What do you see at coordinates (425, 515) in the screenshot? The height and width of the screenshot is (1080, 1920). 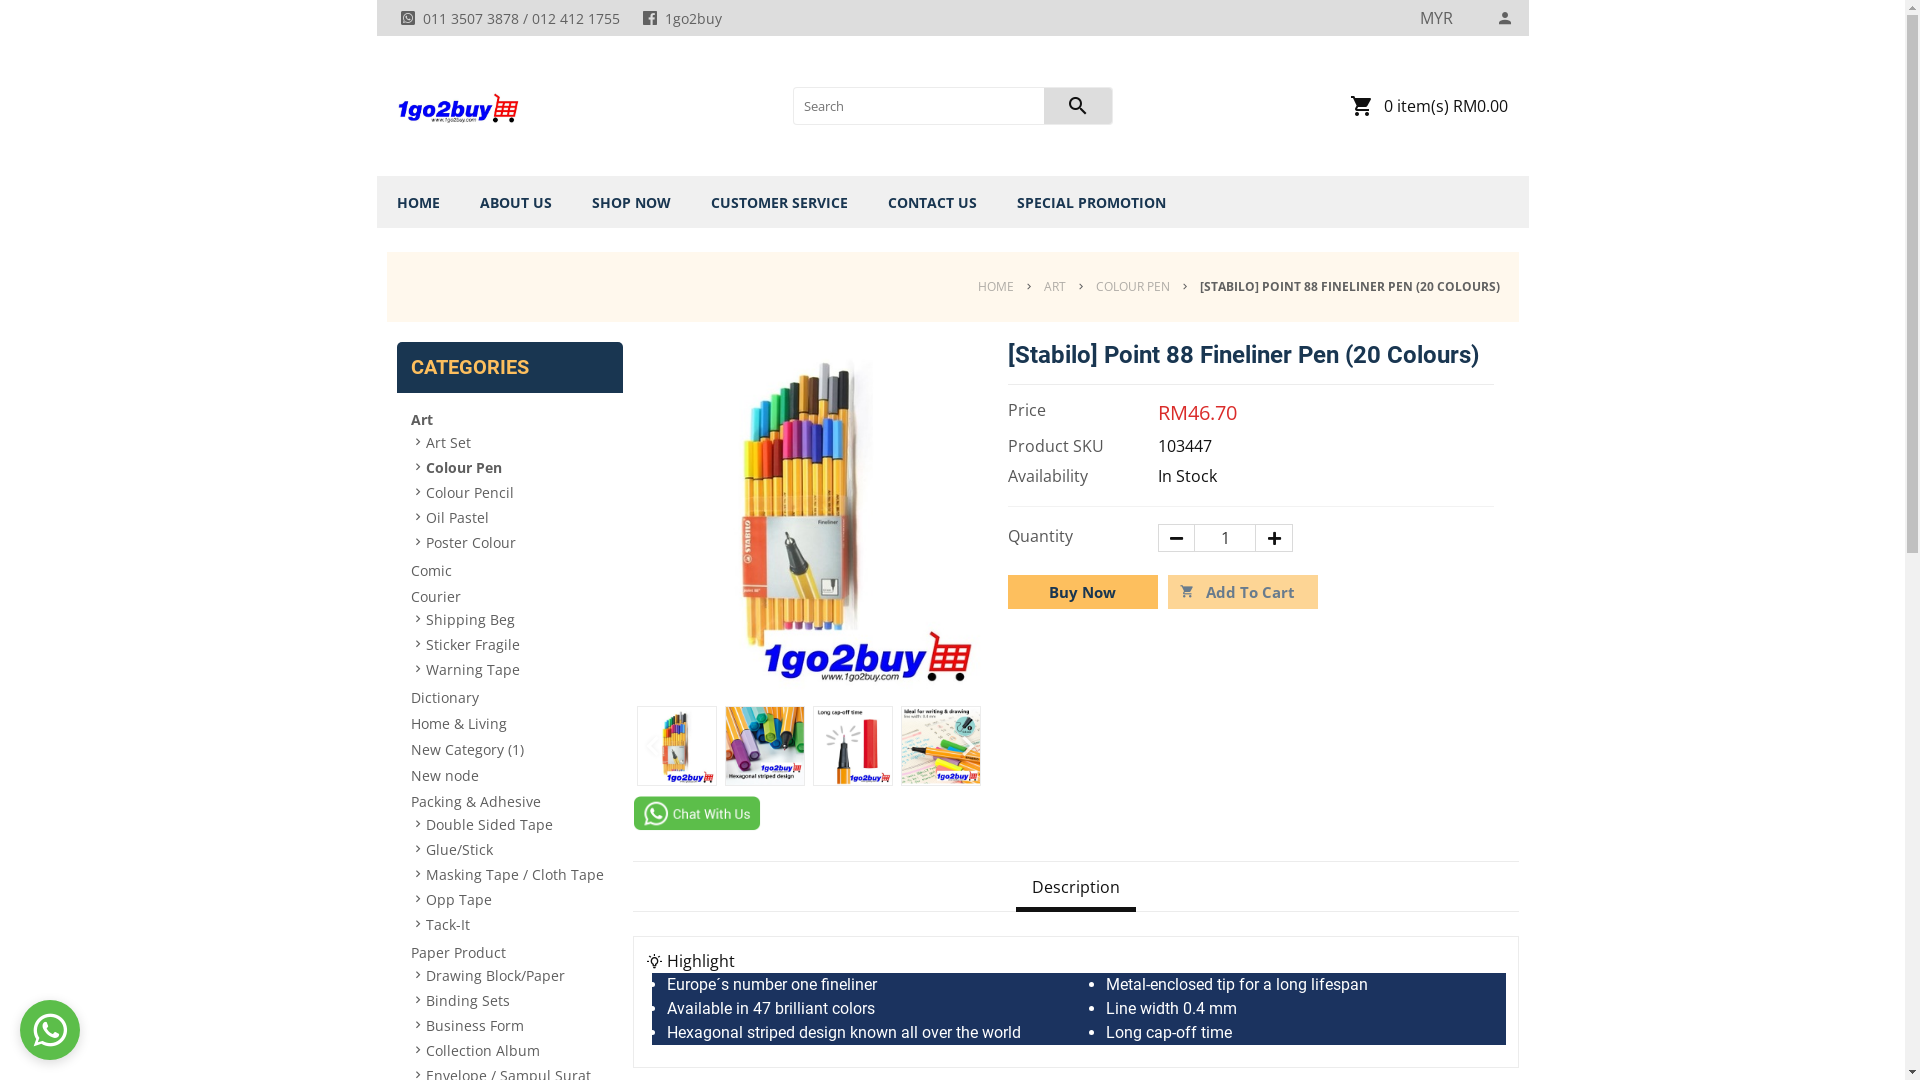 I see `'Oil Pastel'` at bounding box center [425, 515].